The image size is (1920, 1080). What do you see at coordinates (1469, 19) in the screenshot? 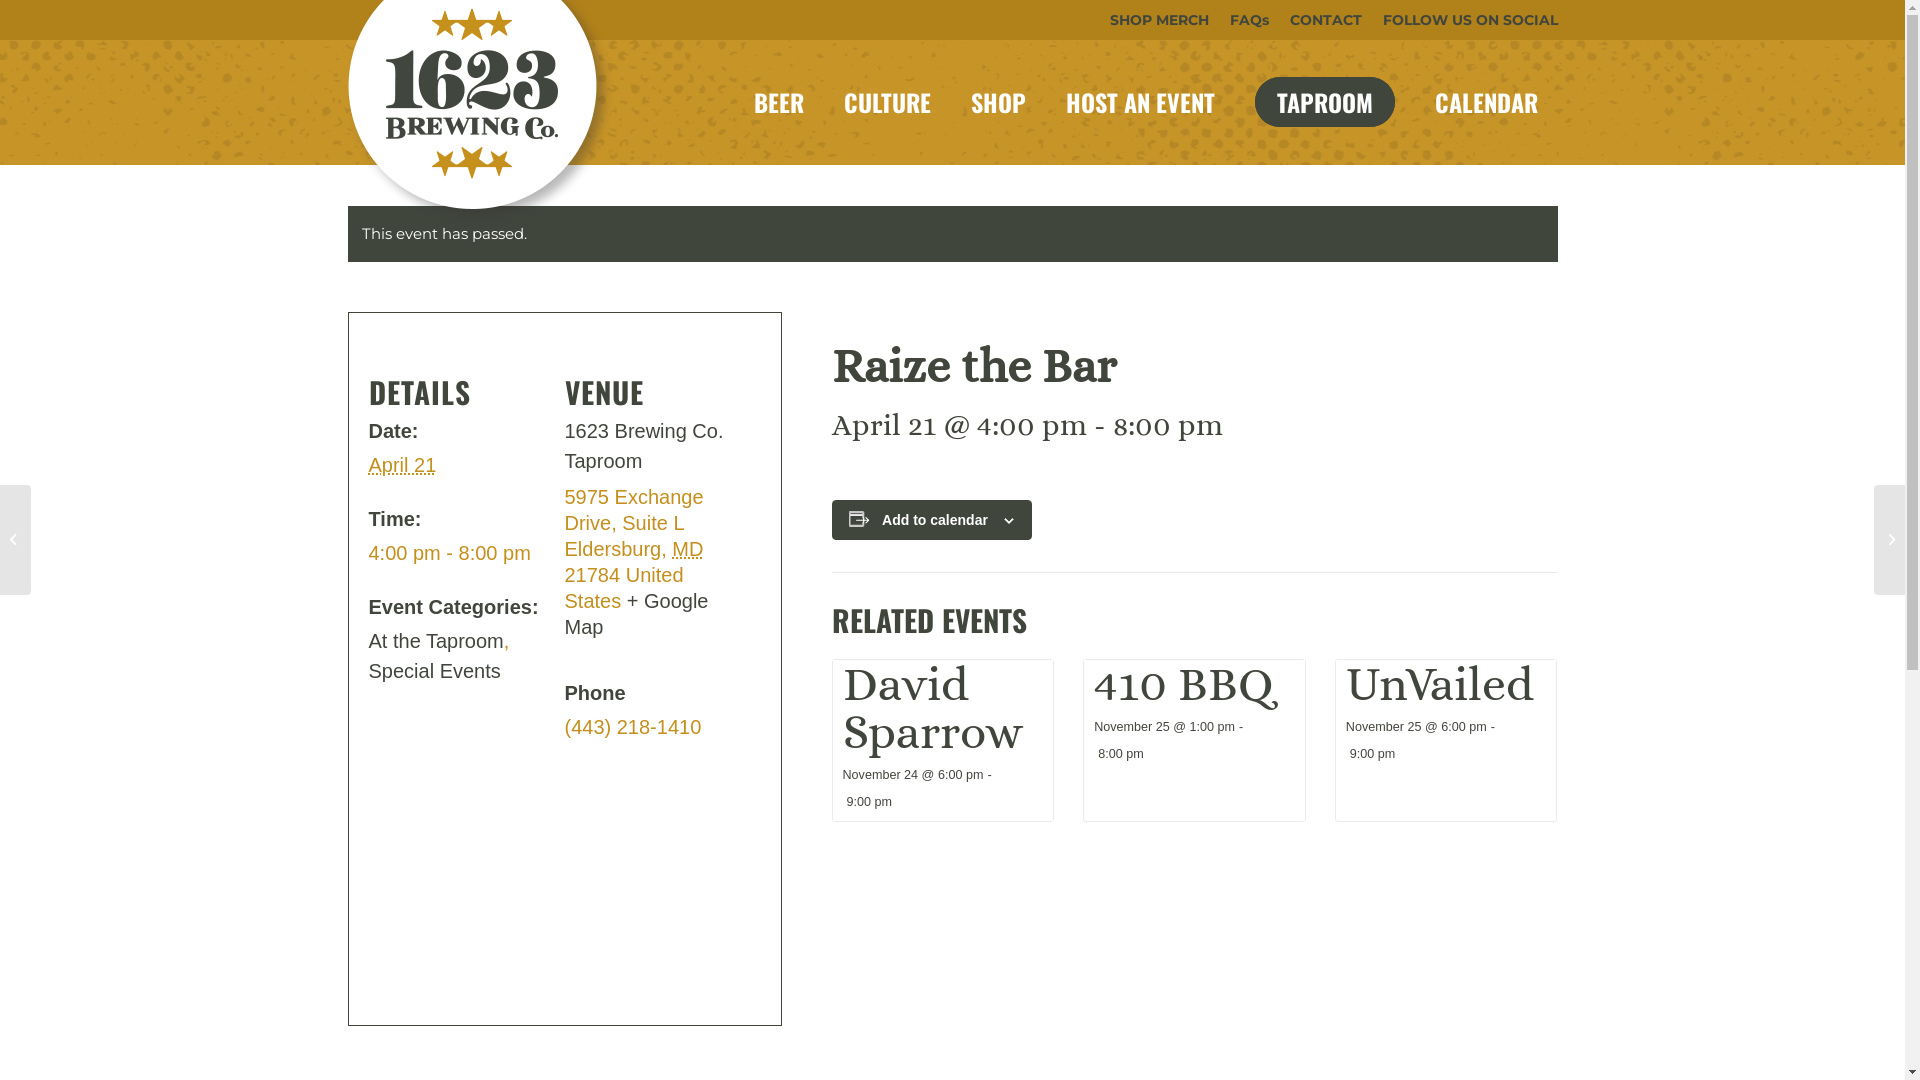
I see `'FOLLOW US ON SOCIAL'` at bounding box center [1469, 19].